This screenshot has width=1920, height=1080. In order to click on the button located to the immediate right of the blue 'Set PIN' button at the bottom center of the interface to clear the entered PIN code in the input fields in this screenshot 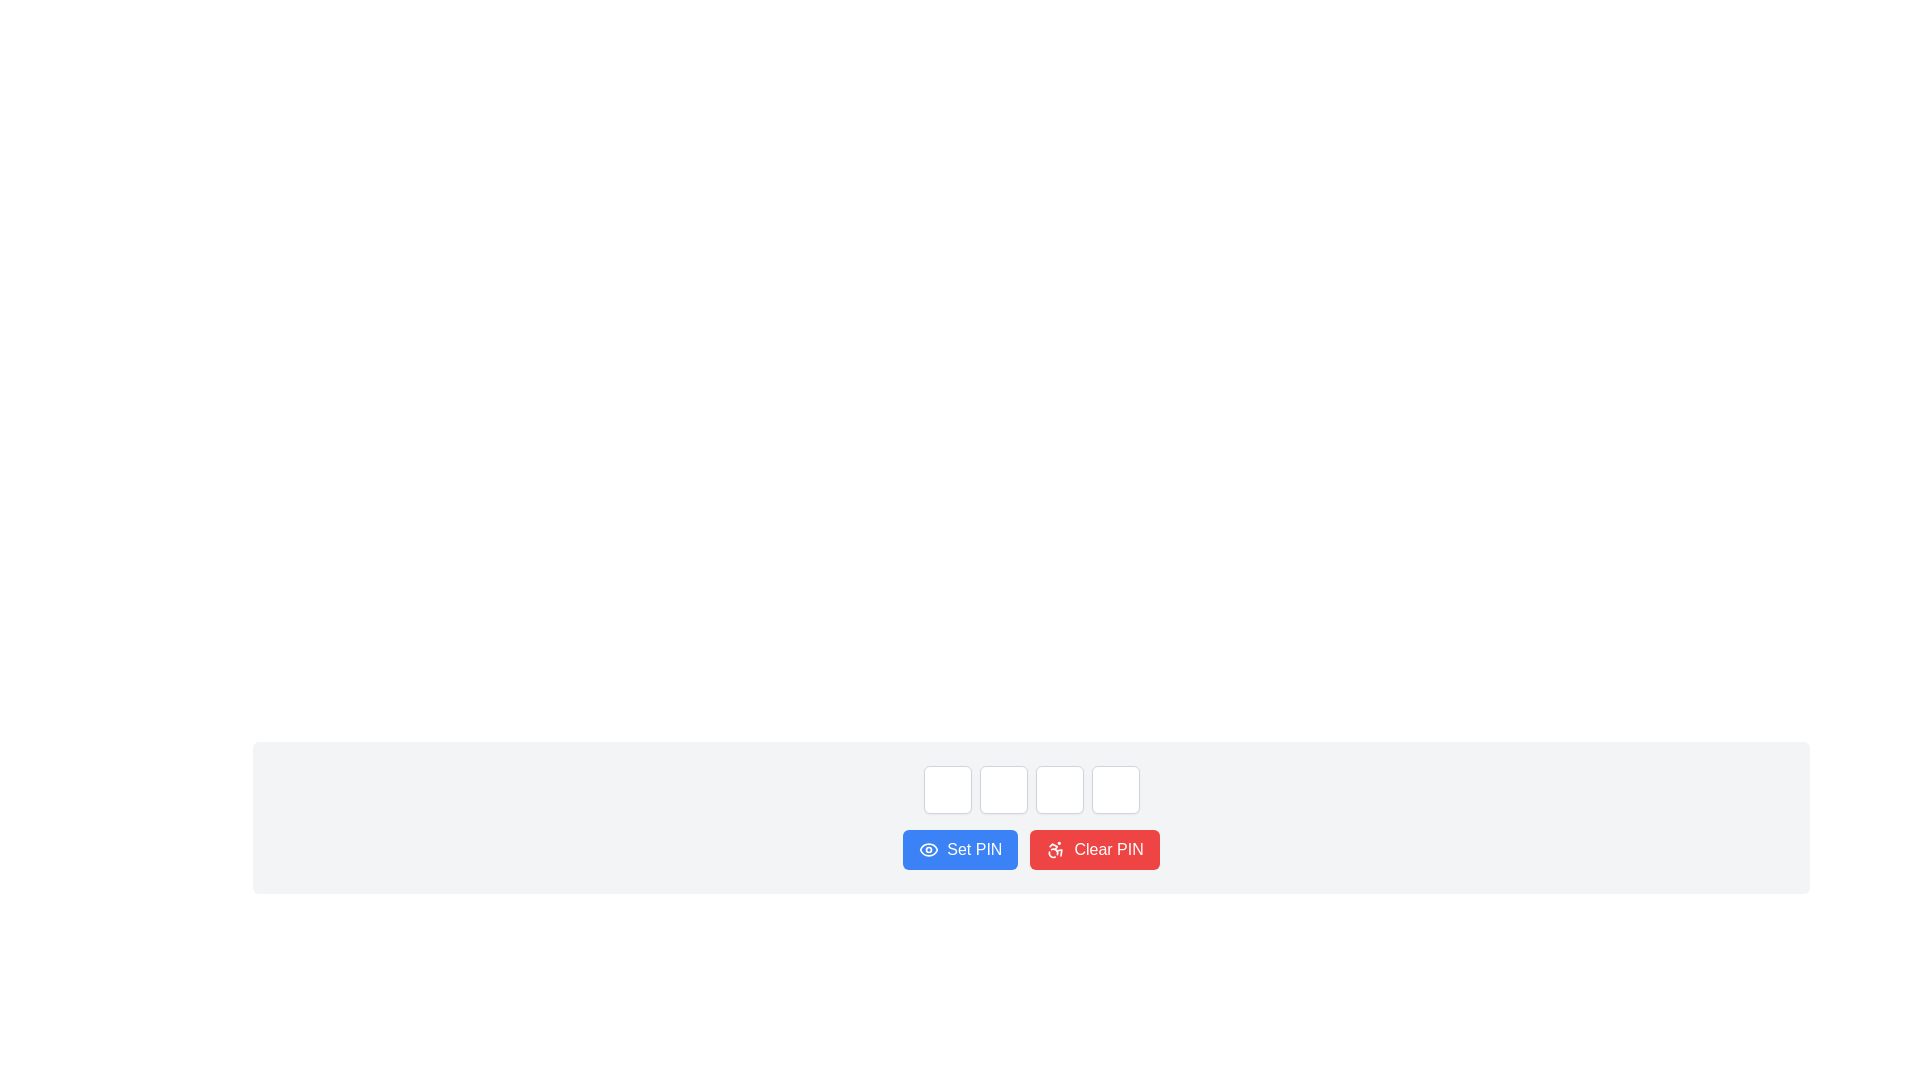, I will do `click(1093, 849)`.